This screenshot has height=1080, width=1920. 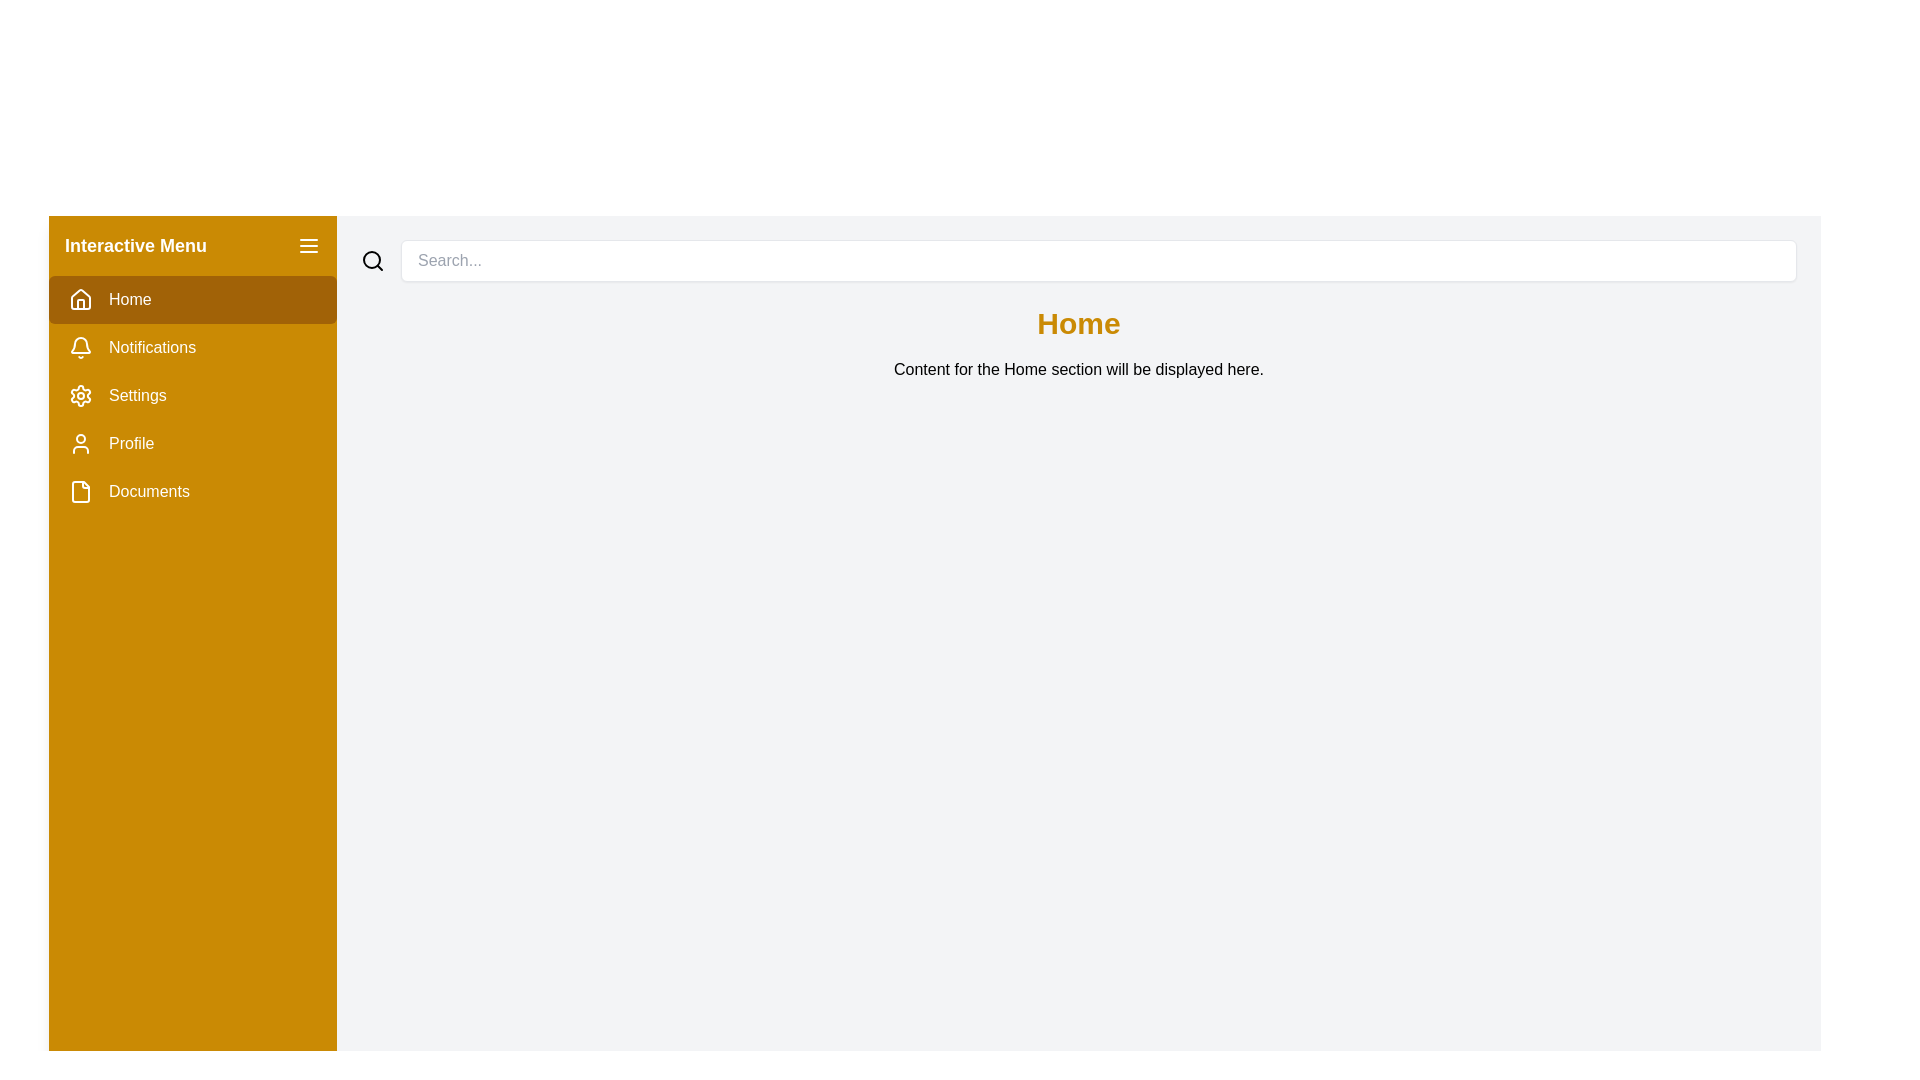 I want to click on text of the 'Notifications' label, which is the second option in the sidebar menu, located below 'Home' and above 'Settings', so click(x=151, y=346).